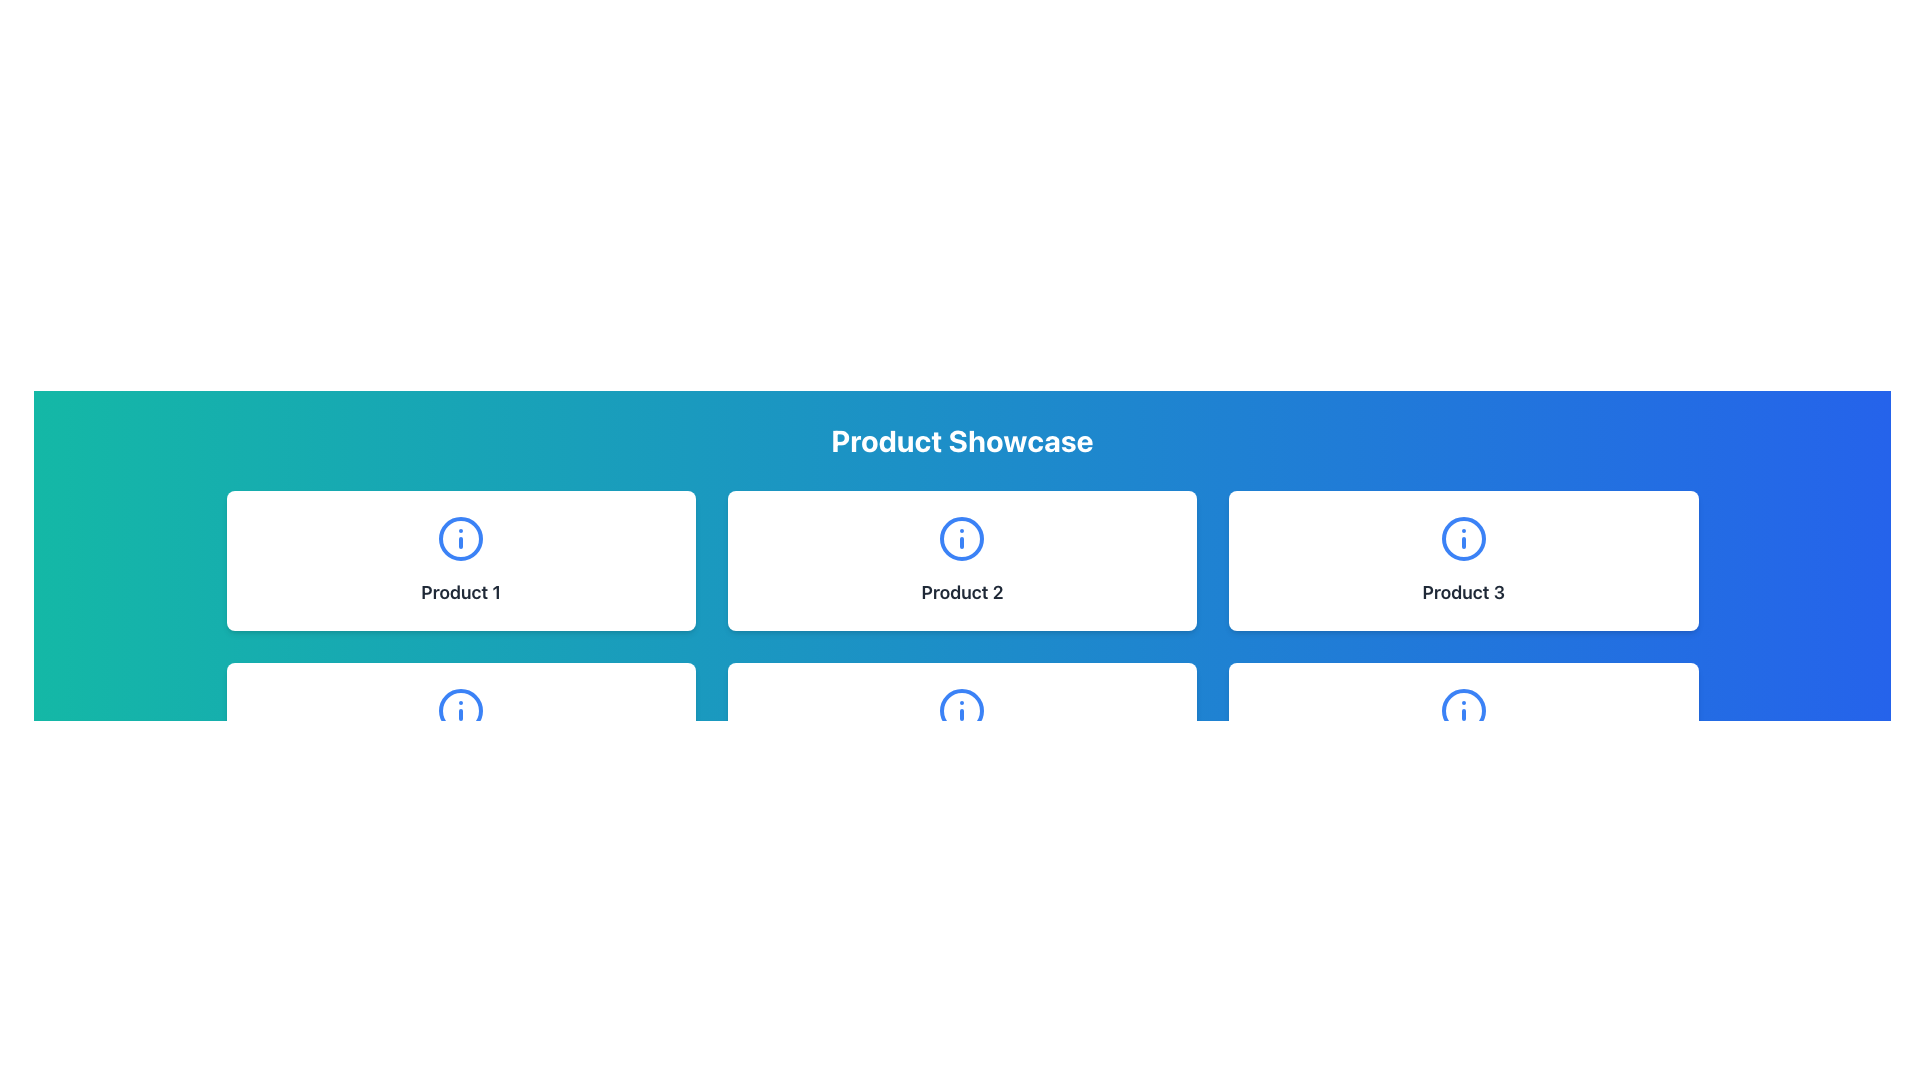 The image size is (1920, 1080). Describe the element at coordinates (1463, 709) in the screenshot. I see `the vibrant blue information icon with an 'i' inside, located at the center top of the 'Product 6' card` at that location.